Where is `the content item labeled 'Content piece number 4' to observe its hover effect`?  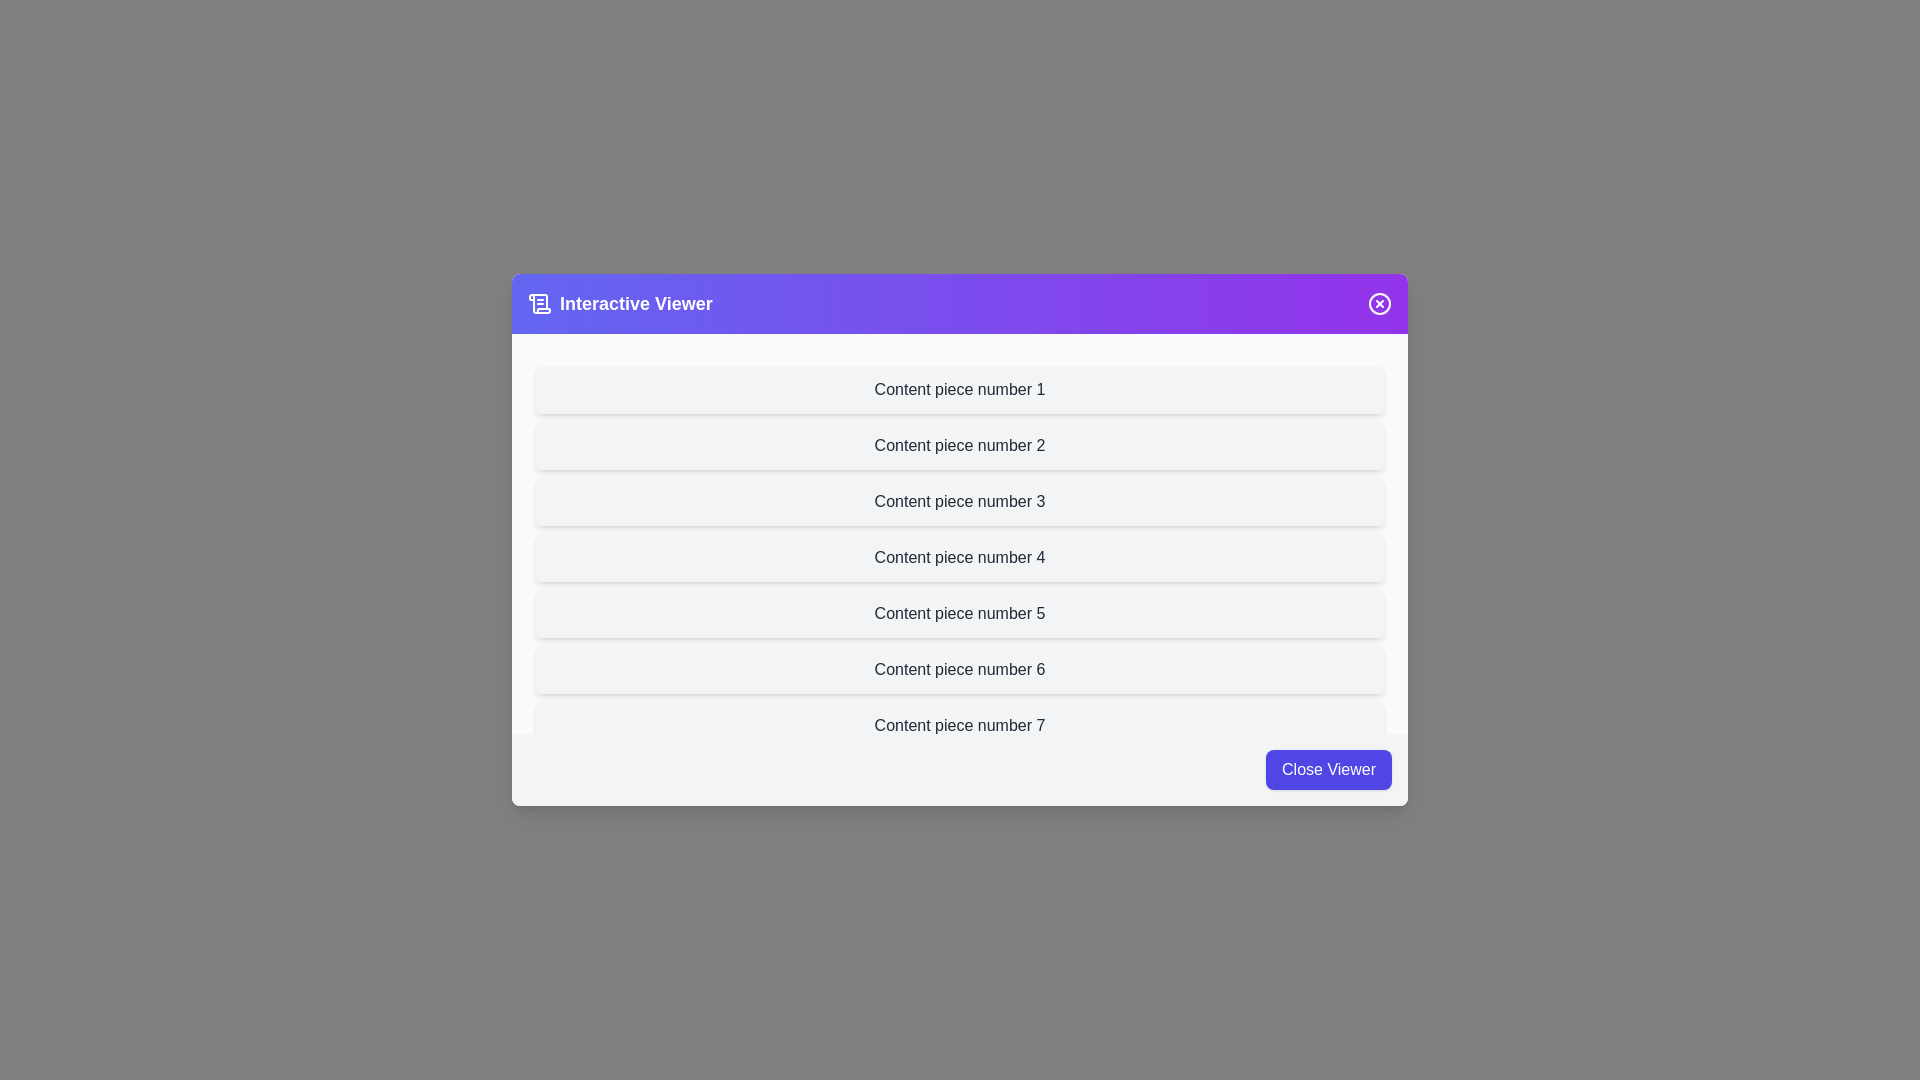
the content item labeled 'Content piece number 4' to observe its hover effect is located at coordinates (960, 558).